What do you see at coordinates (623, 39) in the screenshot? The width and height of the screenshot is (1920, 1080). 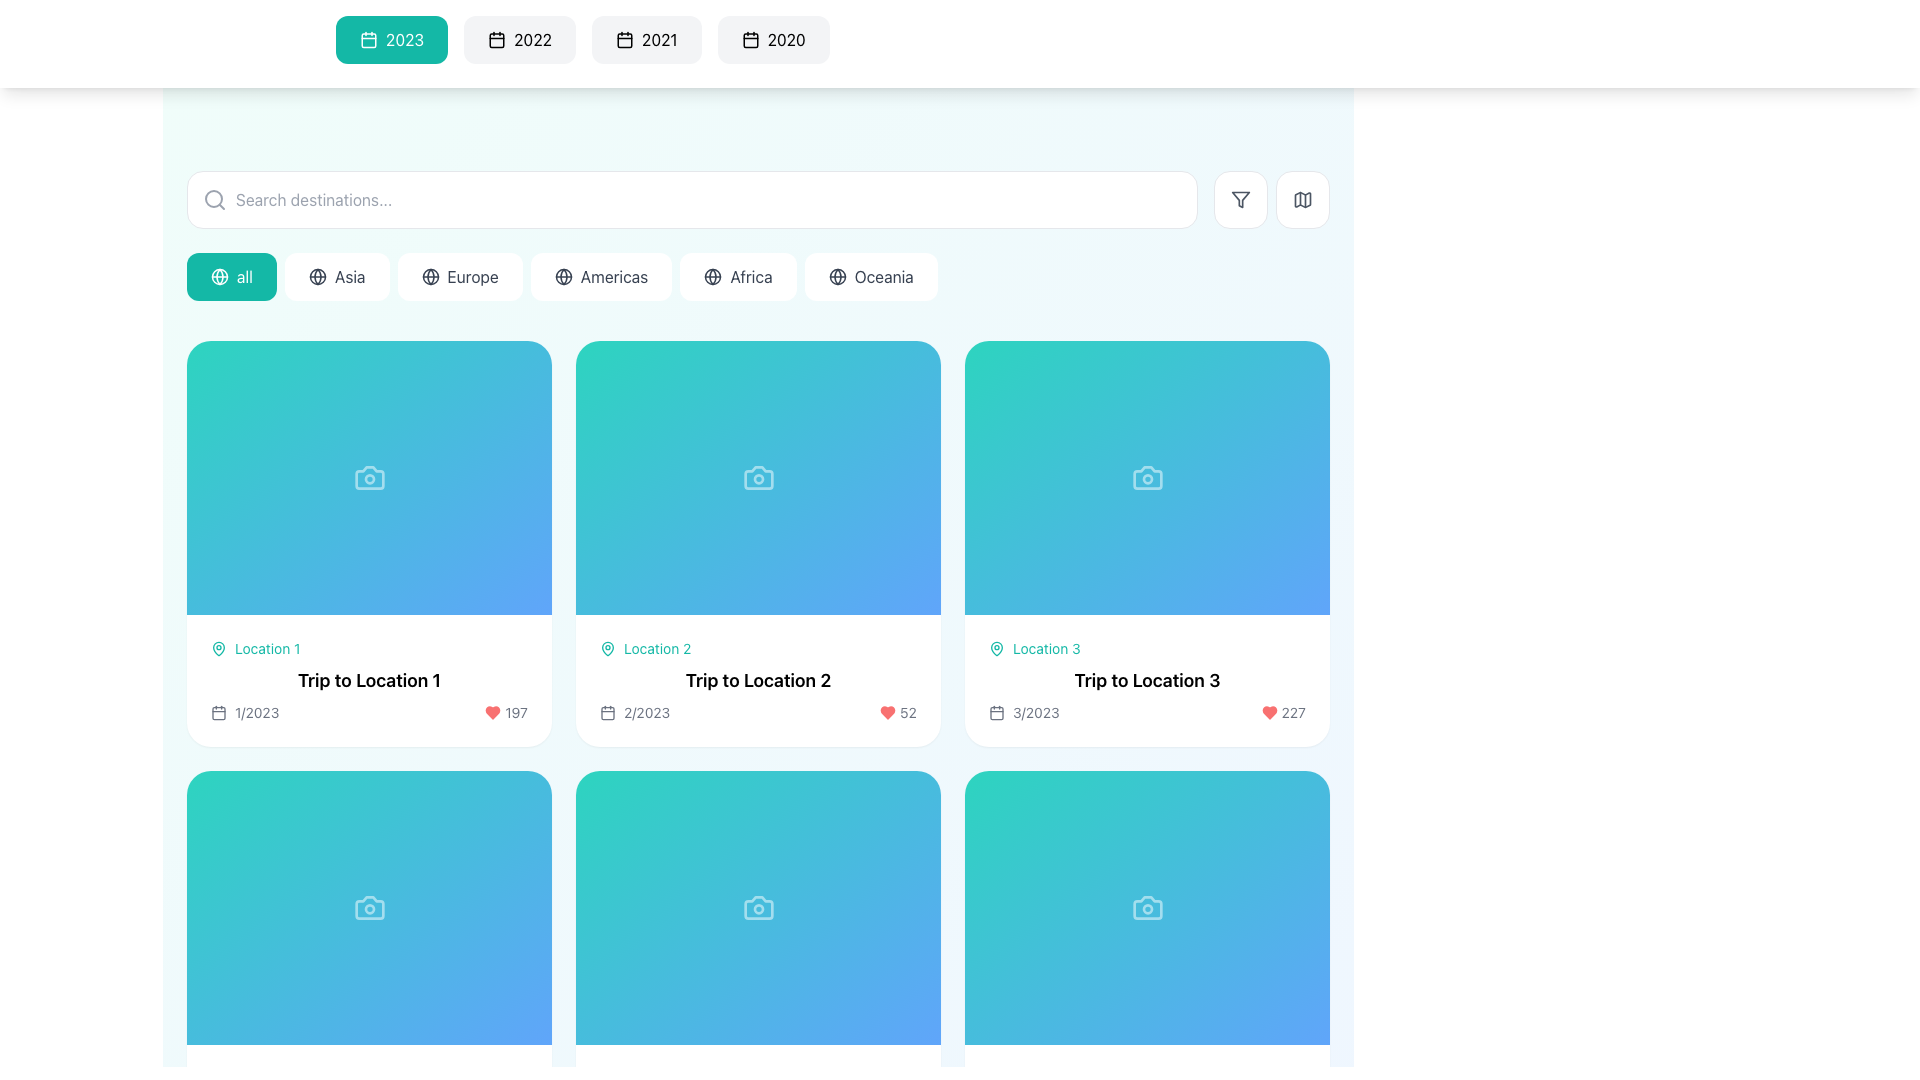 I see `the calendar icon within the button labeled '2021'` at bounding box center [623, 39].